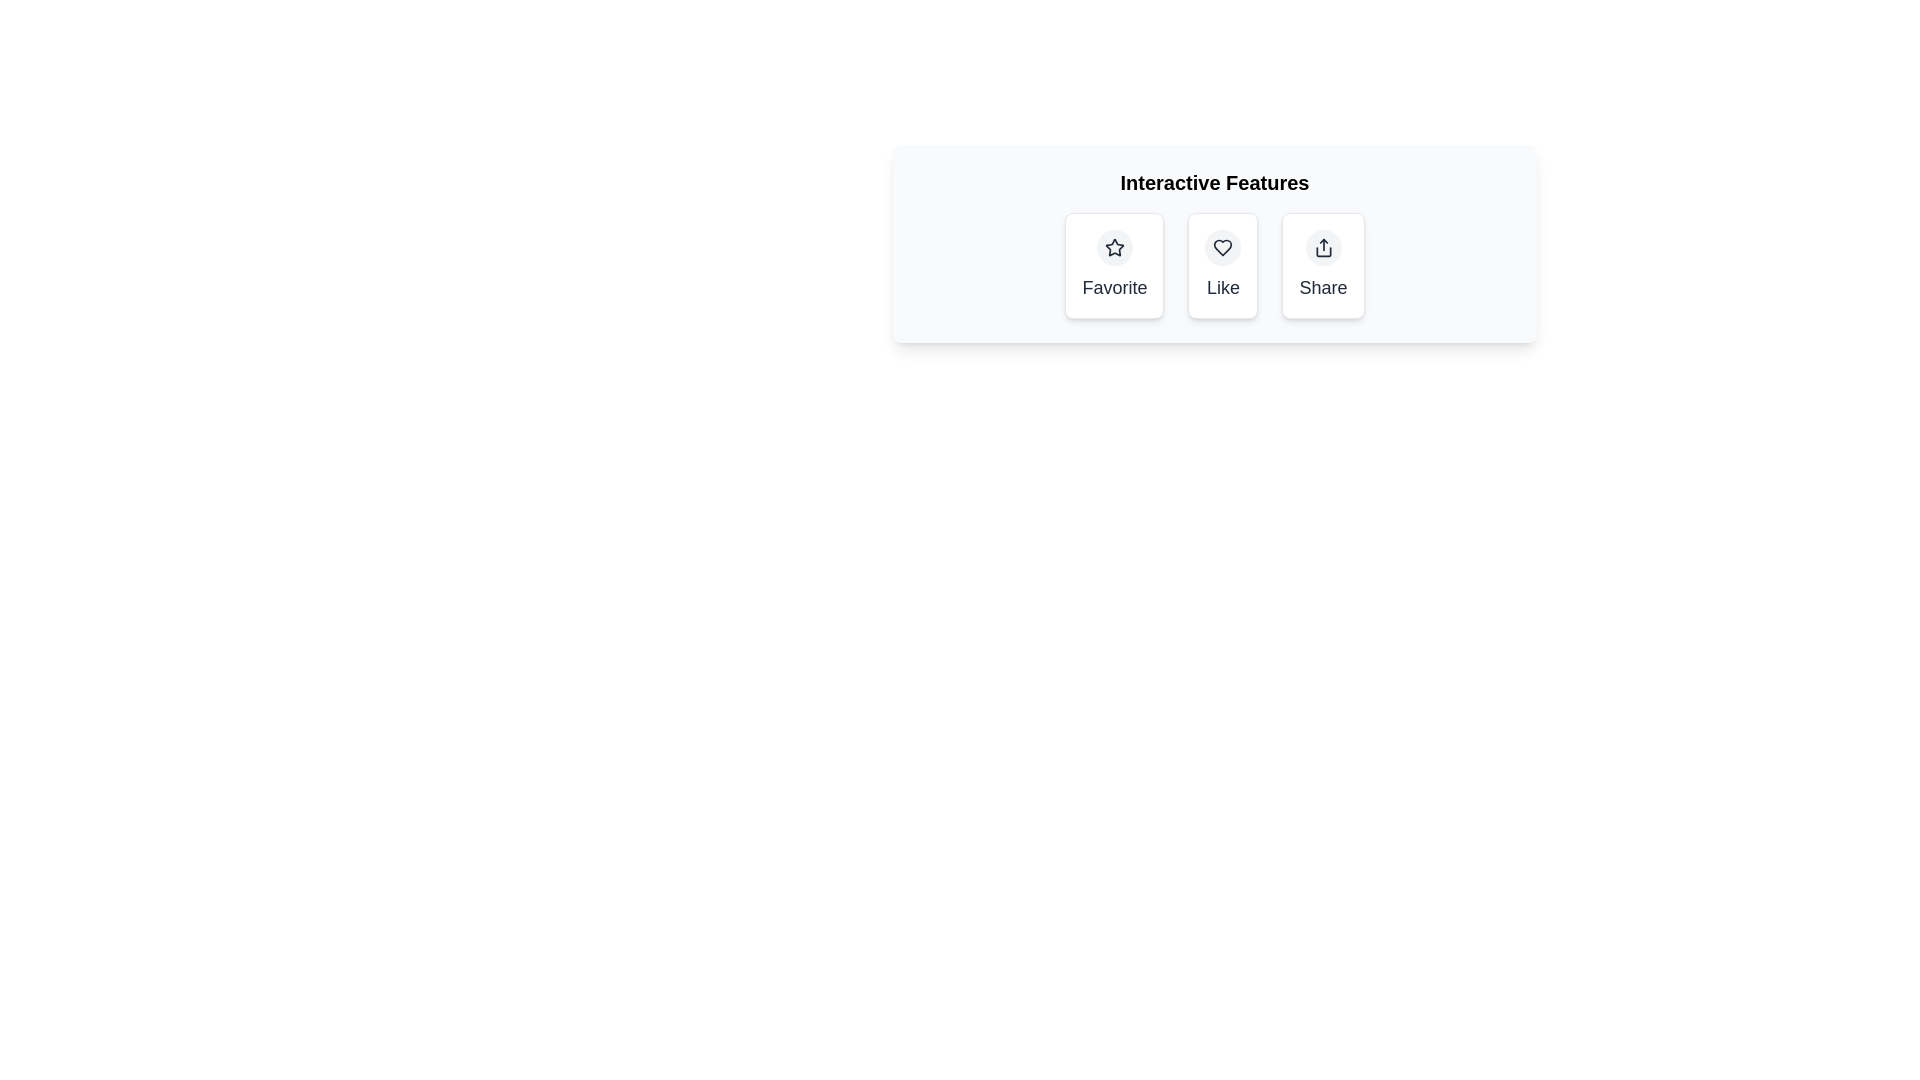 This screenshot has height=1080, width=1920. Describe the element at coordinates (1113, 265) in the screenshot. I see `the Favorite button to activate it` at that location.